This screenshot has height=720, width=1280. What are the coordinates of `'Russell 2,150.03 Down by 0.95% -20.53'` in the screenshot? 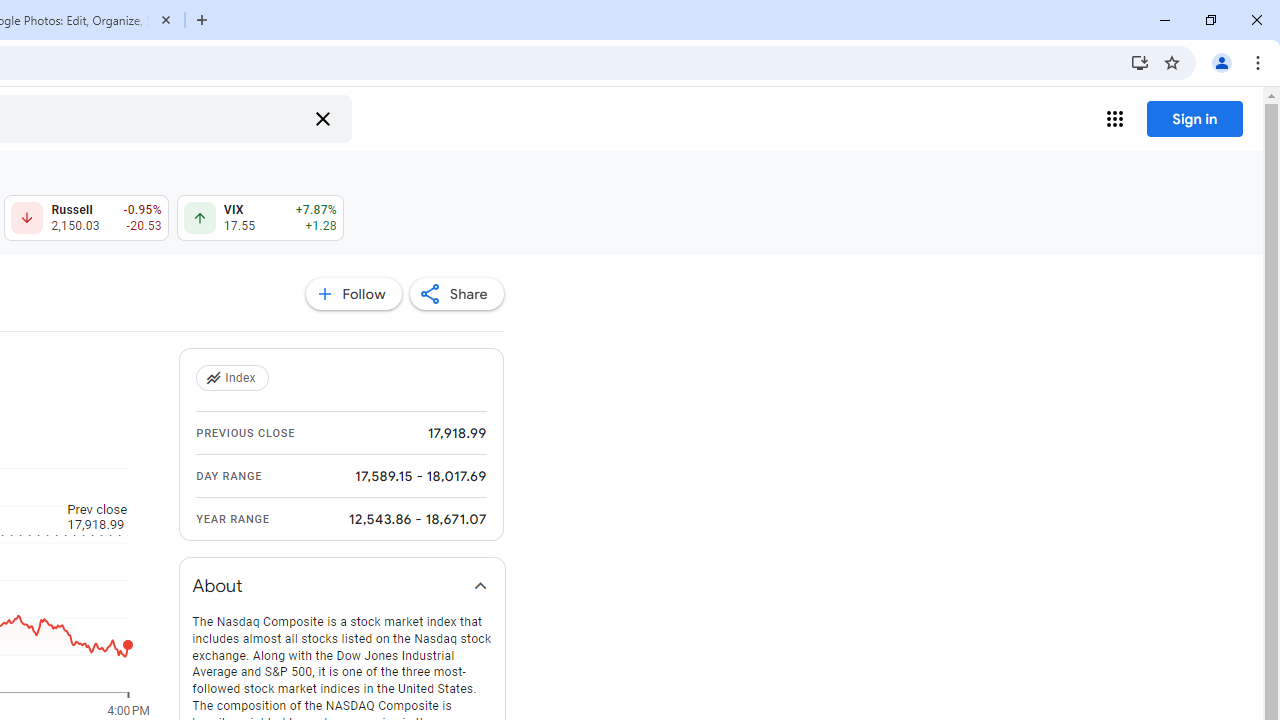 It's located at (85, 218).